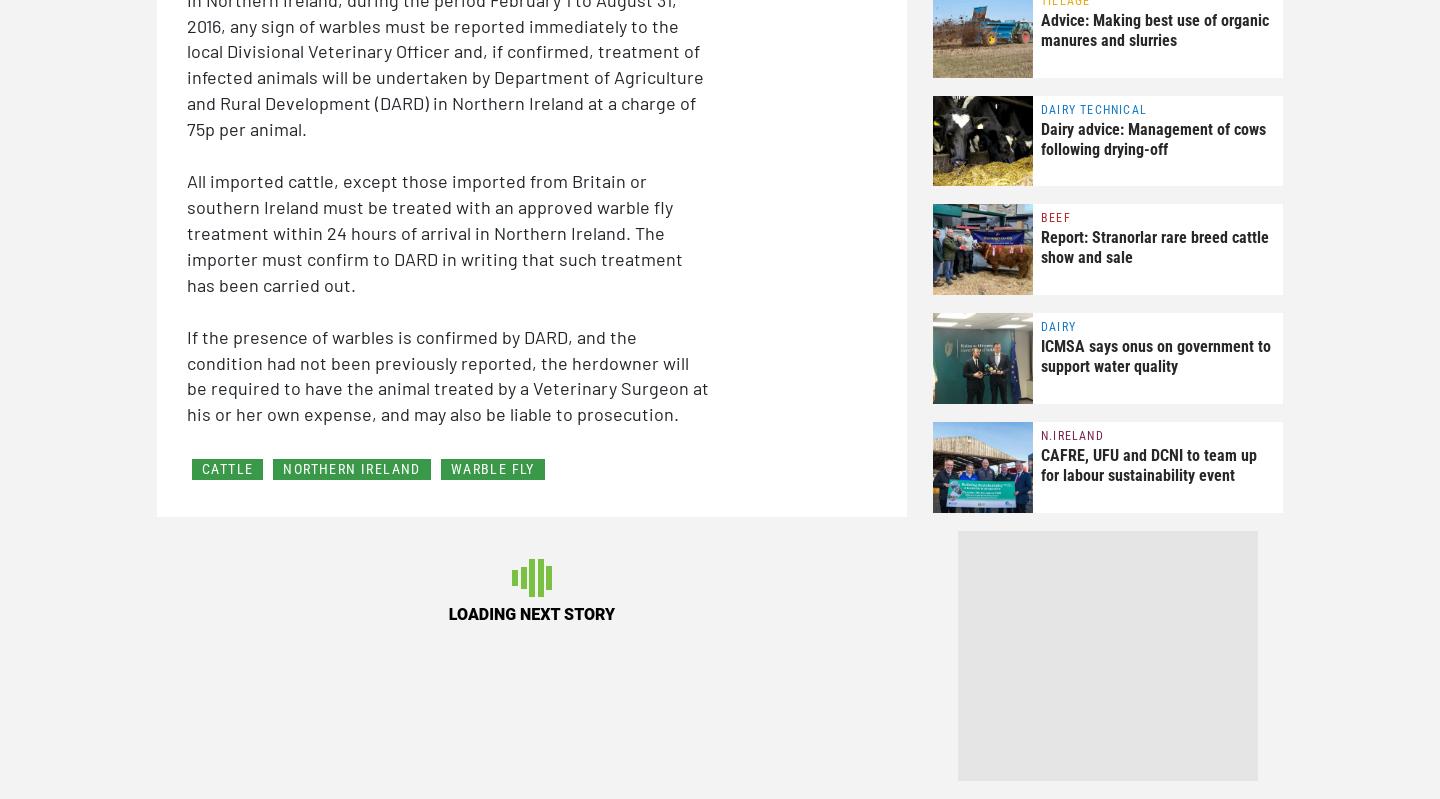 This screenshot has width=1440, height=799. I want to click on 'NORTHERN IRELAND', so click(281, 468).